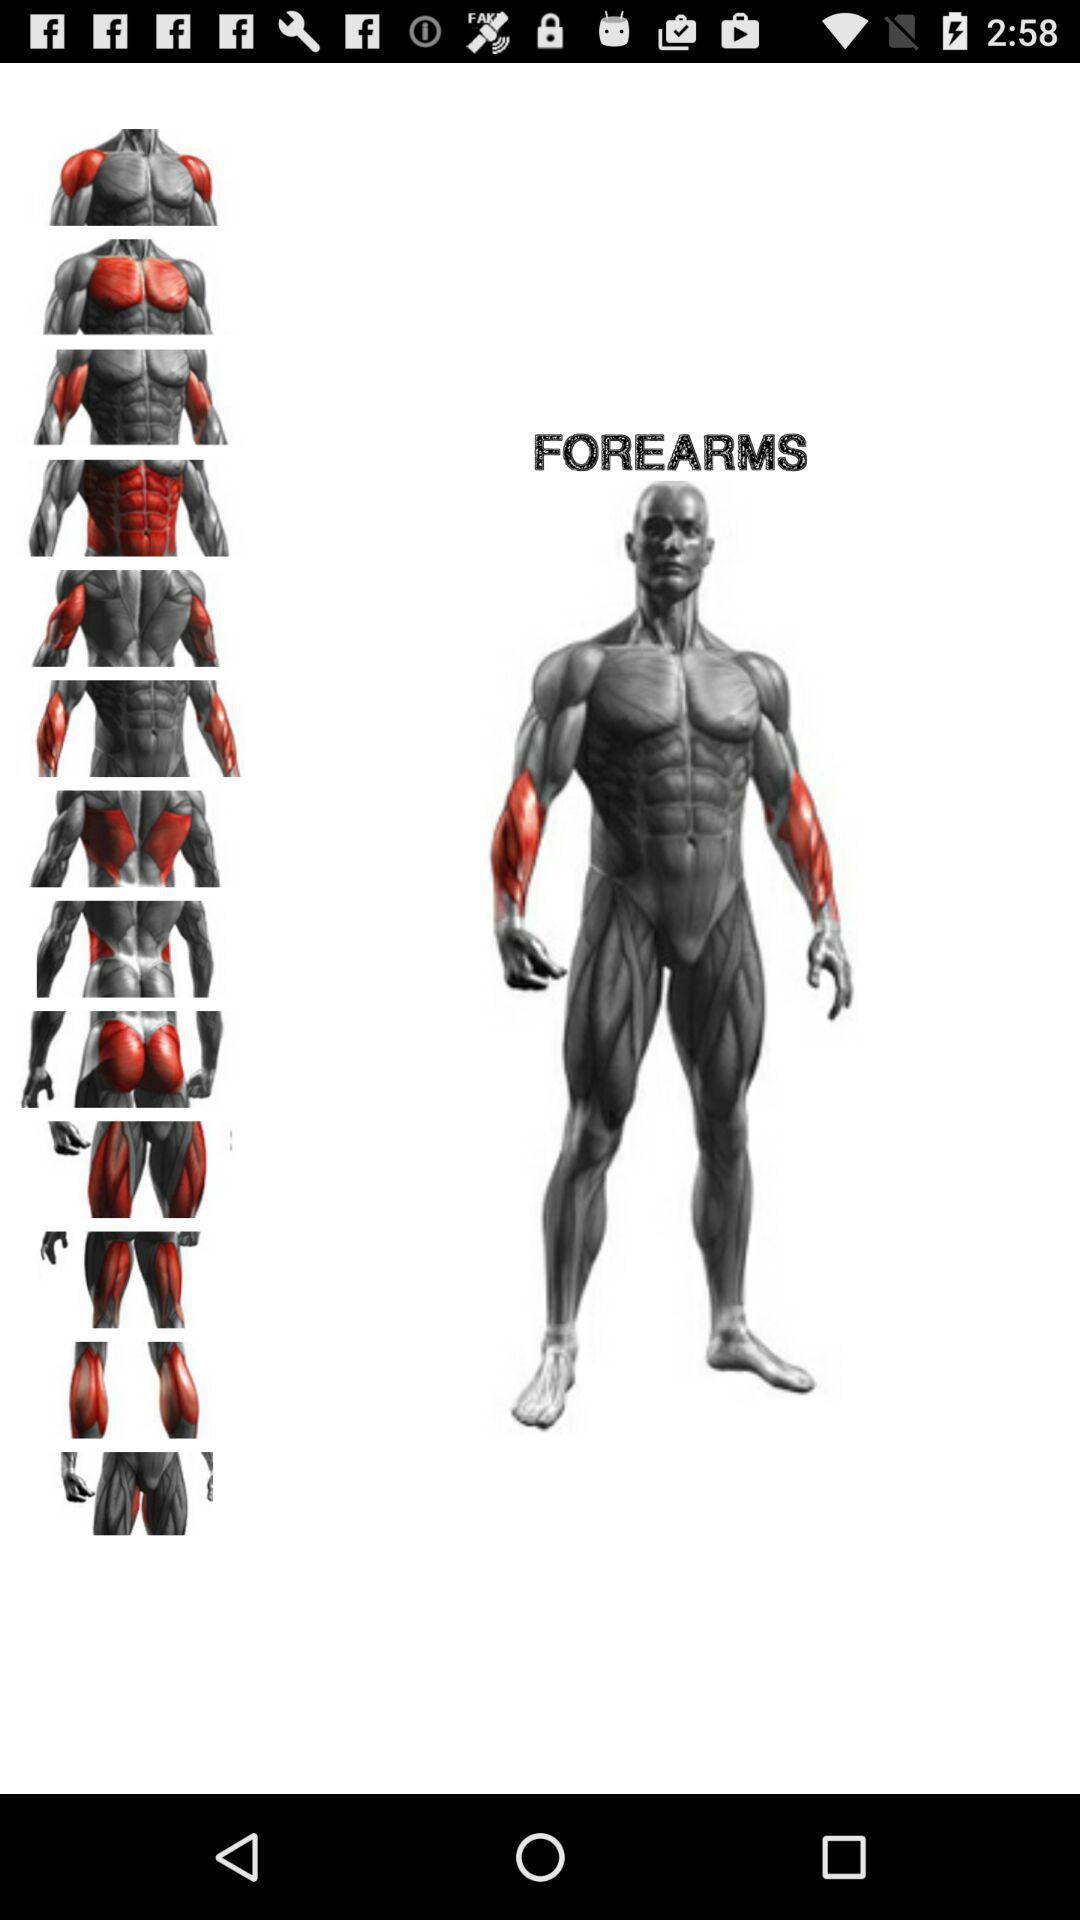  I want to click on body part, so click(131, 279).